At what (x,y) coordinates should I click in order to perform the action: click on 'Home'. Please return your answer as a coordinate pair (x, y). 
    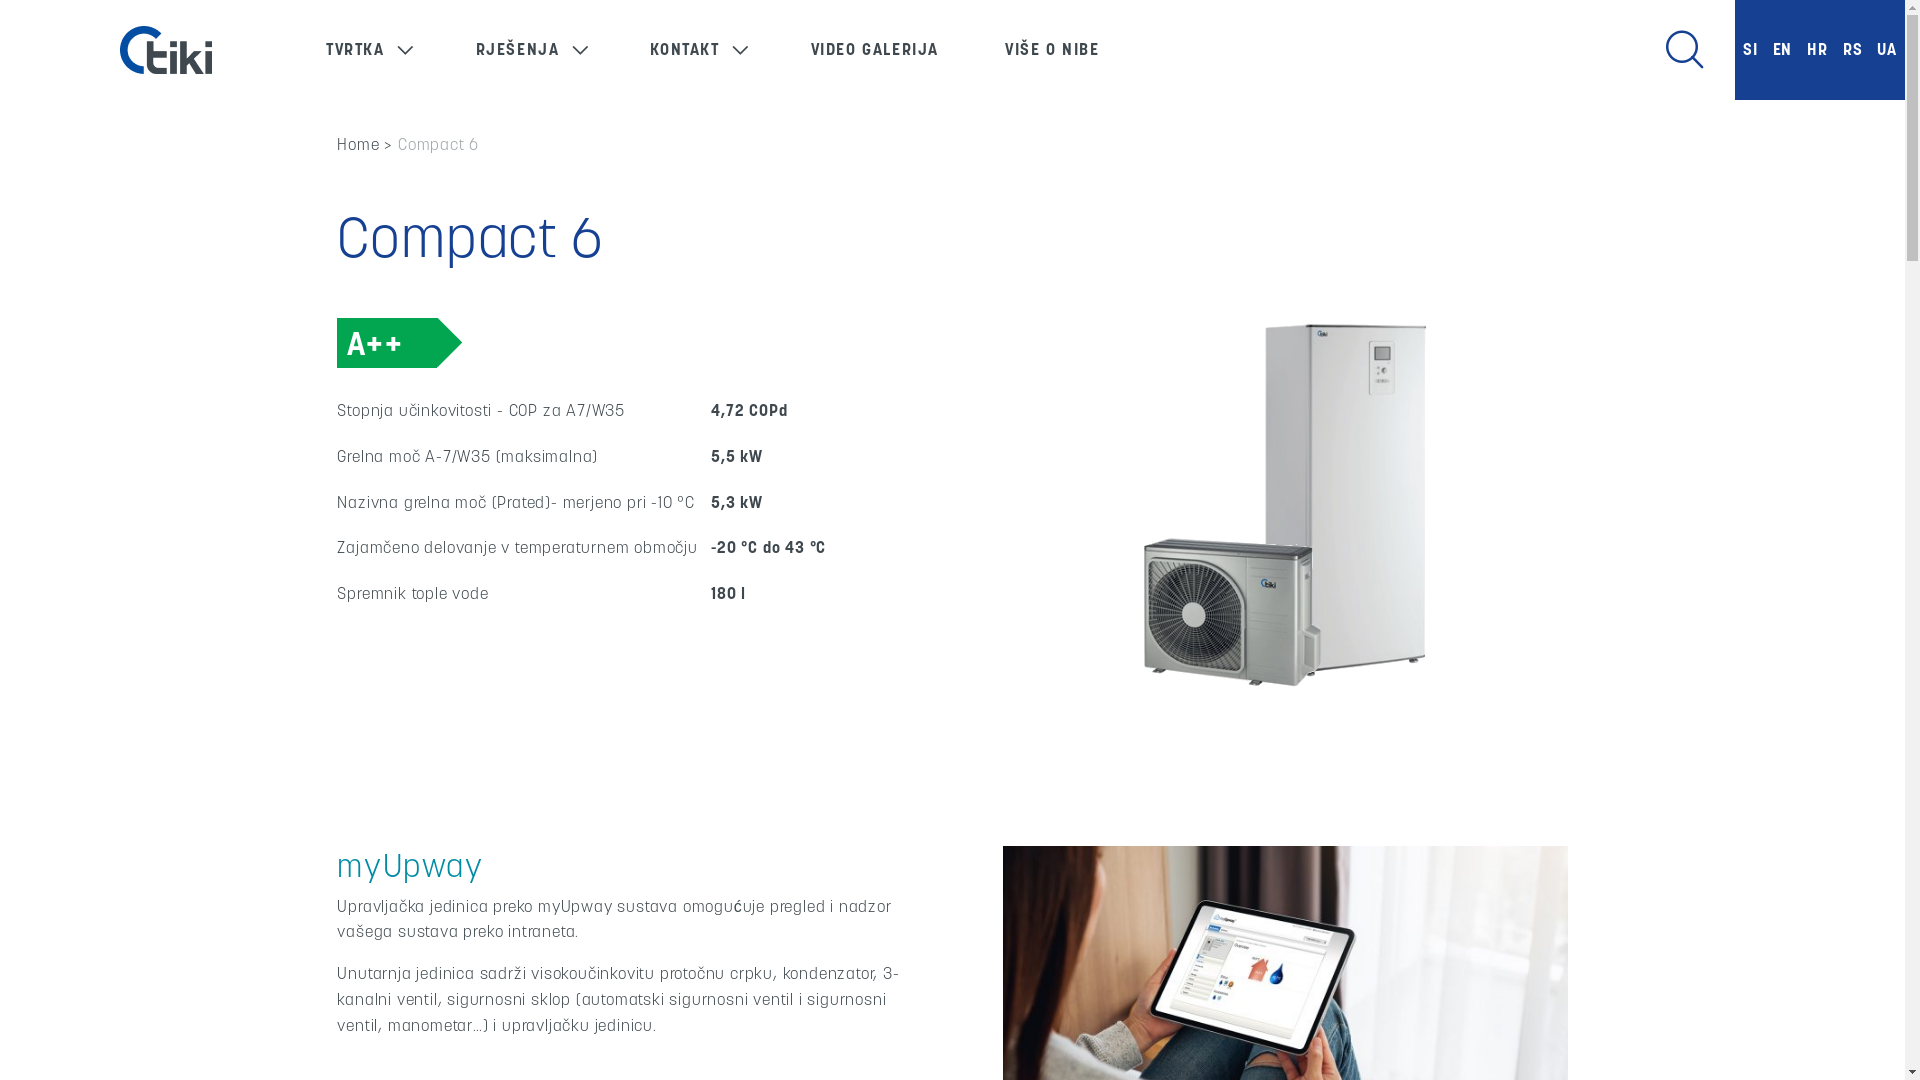
    Looking at the image, I should click on (358, 143).